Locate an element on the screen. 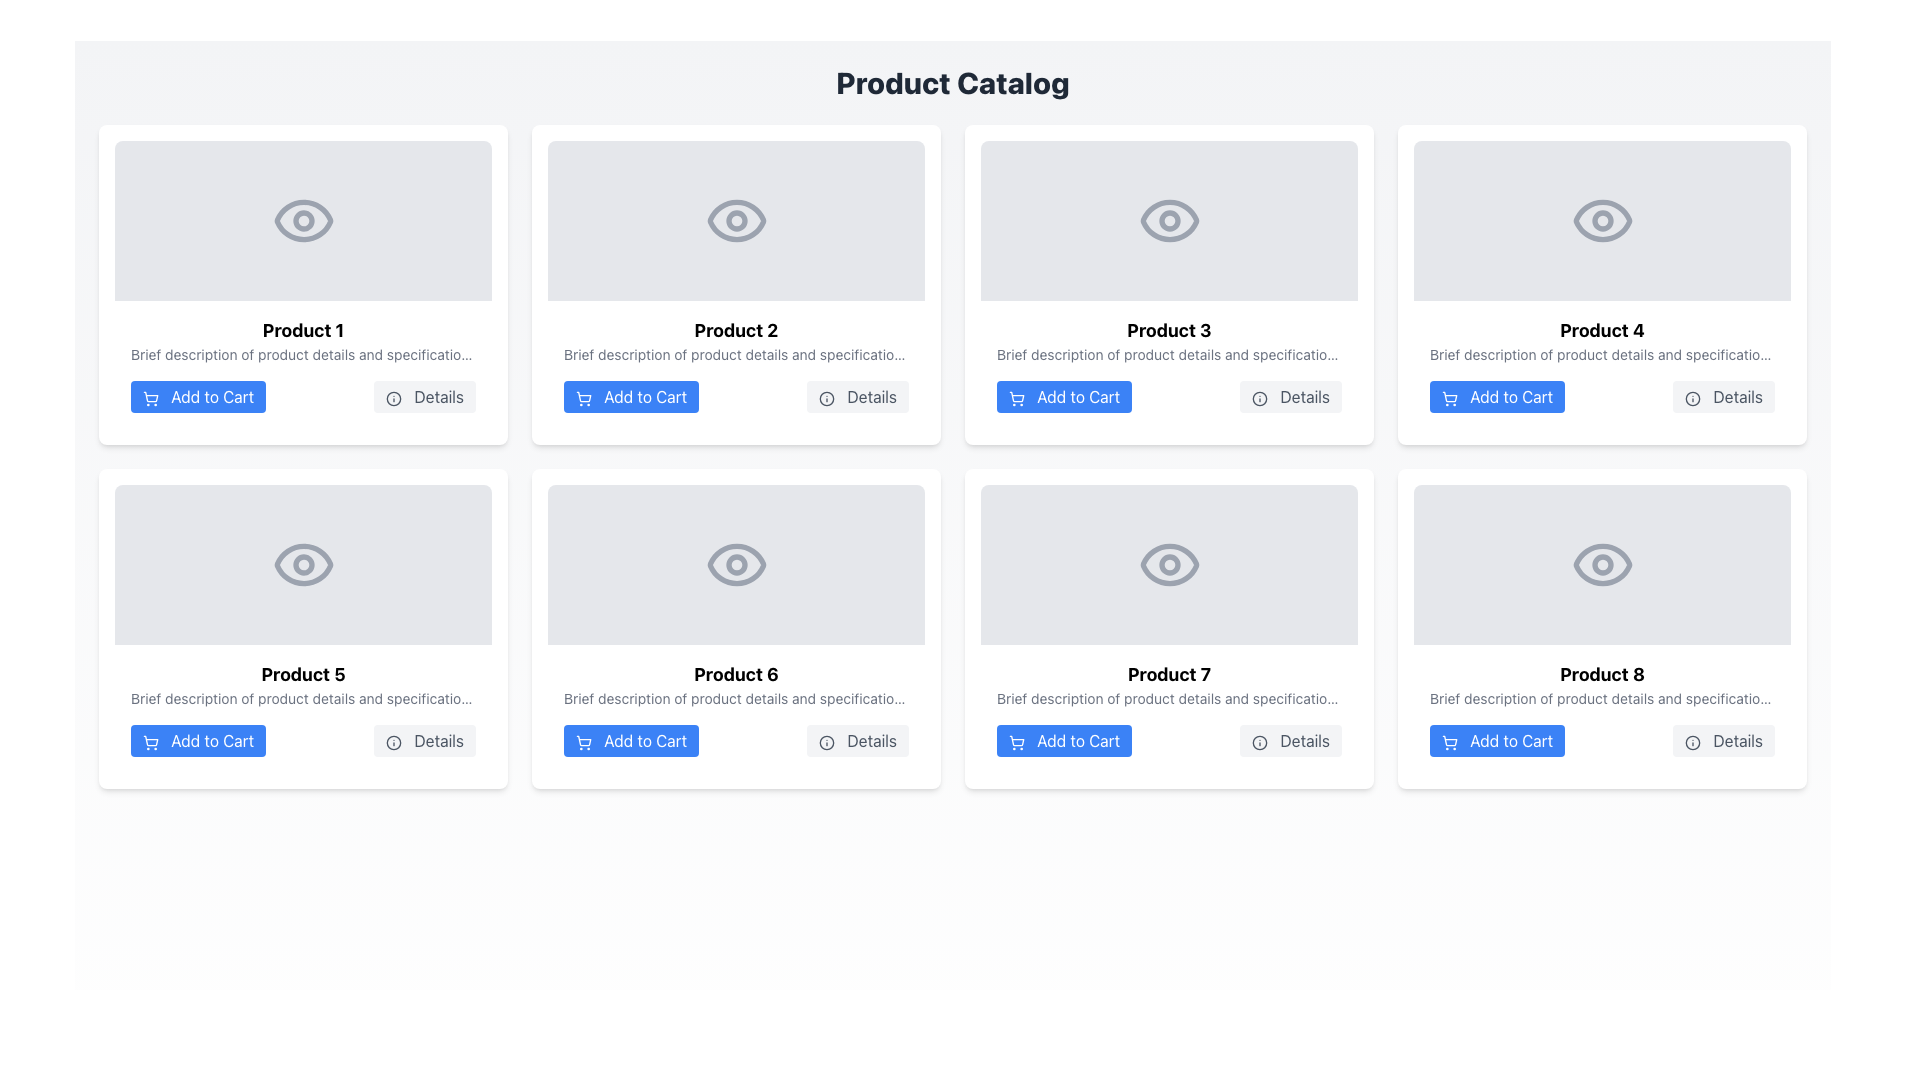 Image resolution: width=1920 pixels, height=1080 pixels. the eye icon located centrally within the upper section of the product card for 'Product 1' is located at coordinates (302, 220).